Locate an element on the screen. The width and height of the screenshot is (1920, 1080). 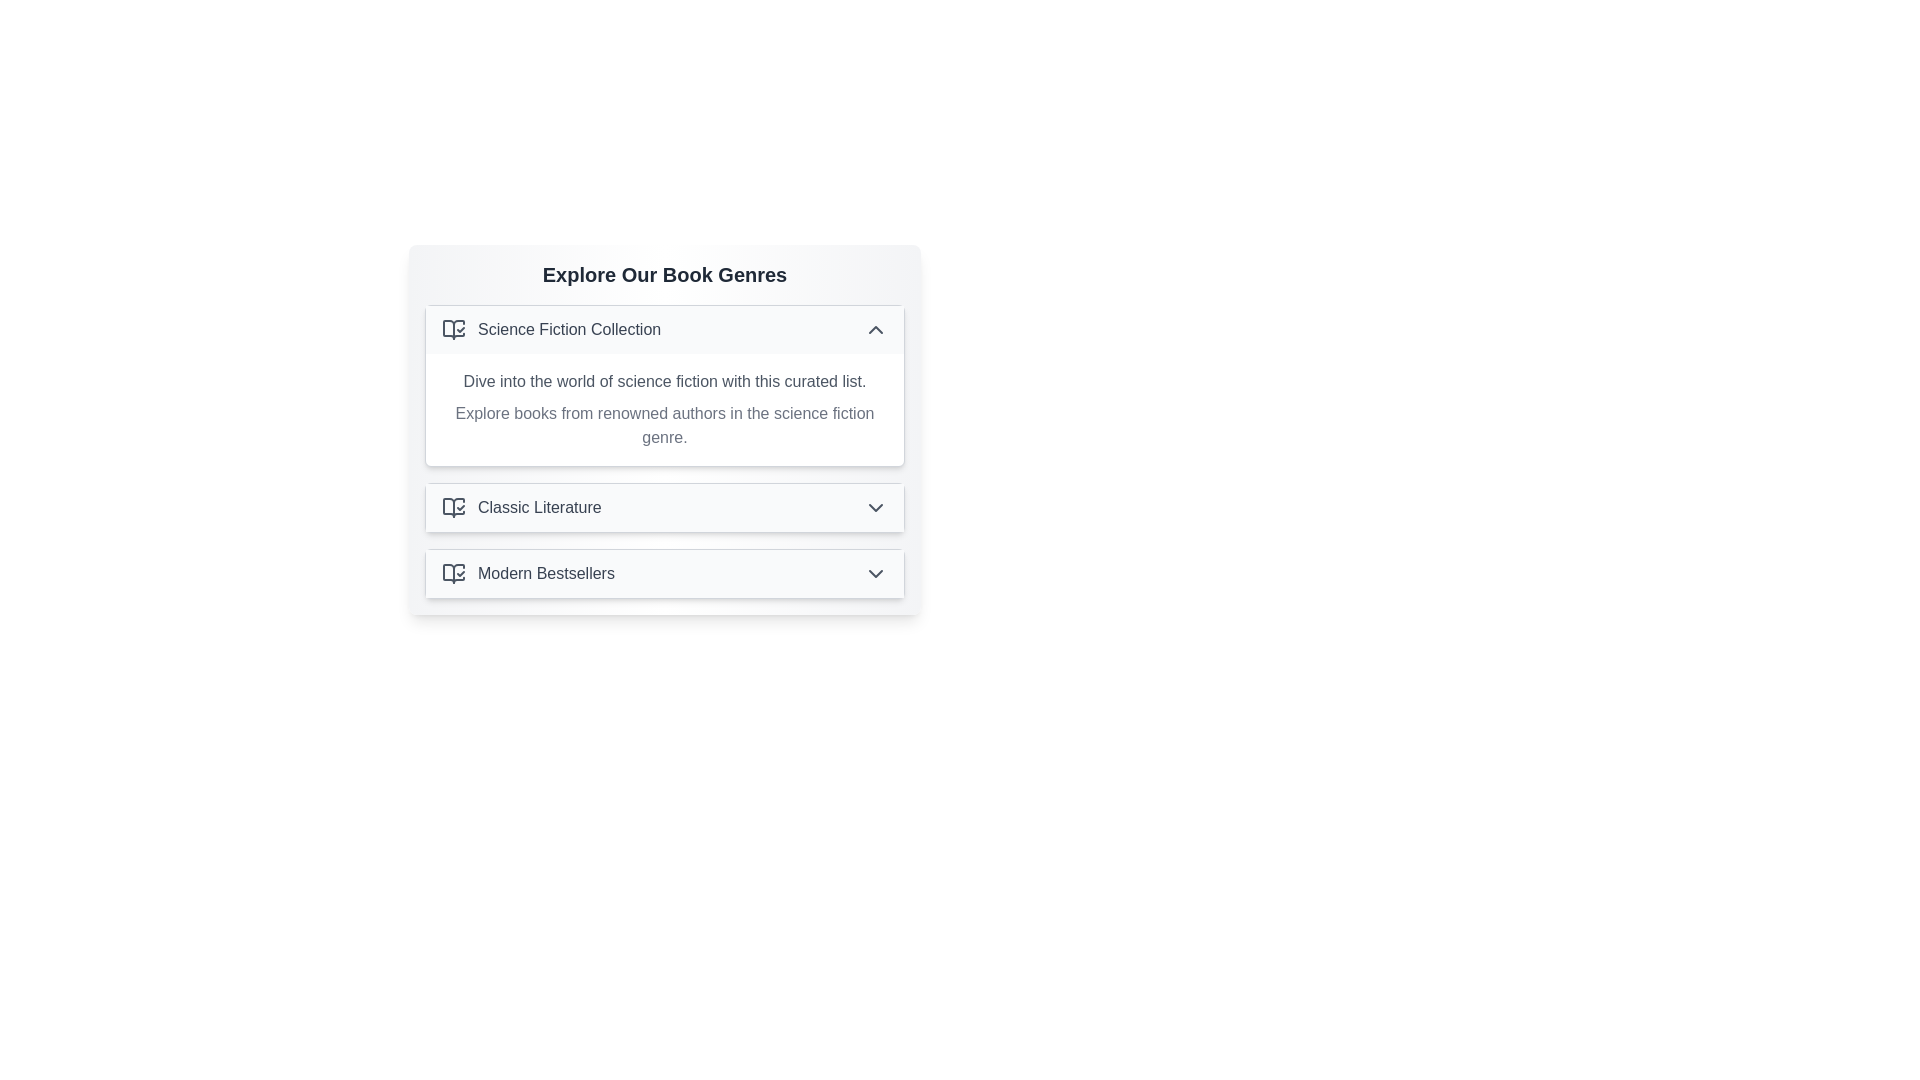
the dropdown trigger for the 'Modern Bestsellers' category is located at coordinates (665, 574).